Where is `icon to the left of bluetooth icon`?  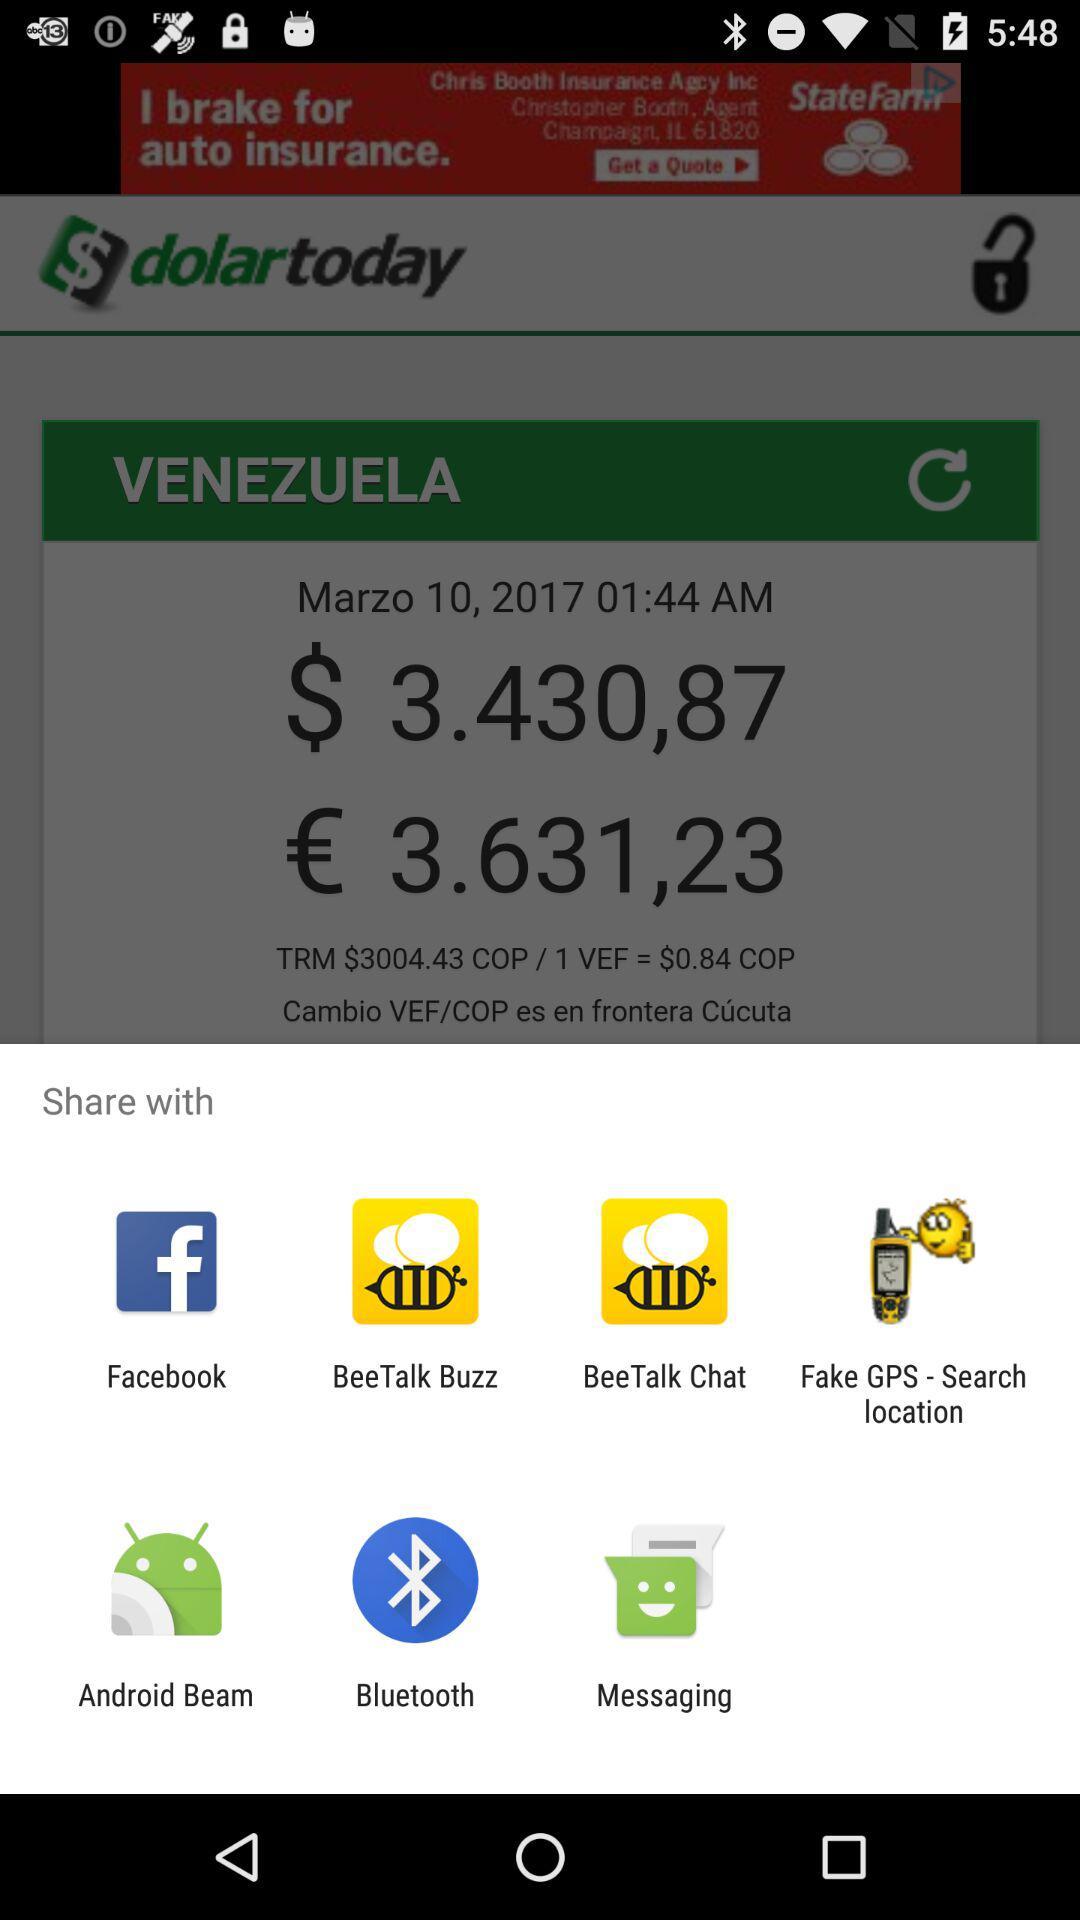 icon to the left of bluetooth icon is located at coordinates (165, 1711).